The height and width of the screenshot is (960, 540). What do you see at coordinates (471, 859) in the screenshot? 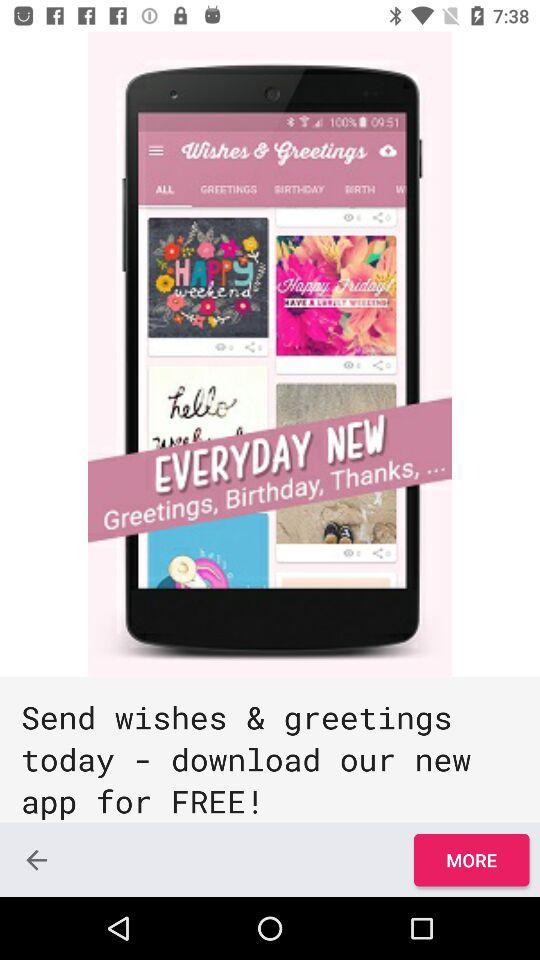
I see `more` at bounding box center [471, 859].